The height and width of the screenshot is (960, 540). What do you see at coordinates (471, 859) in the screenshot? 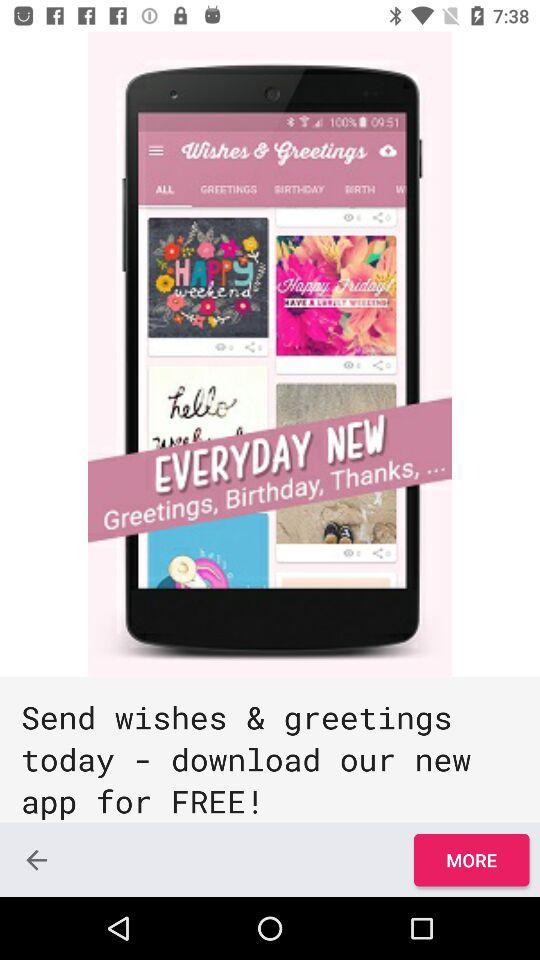
I see `more` at bounding box center [471, 859].